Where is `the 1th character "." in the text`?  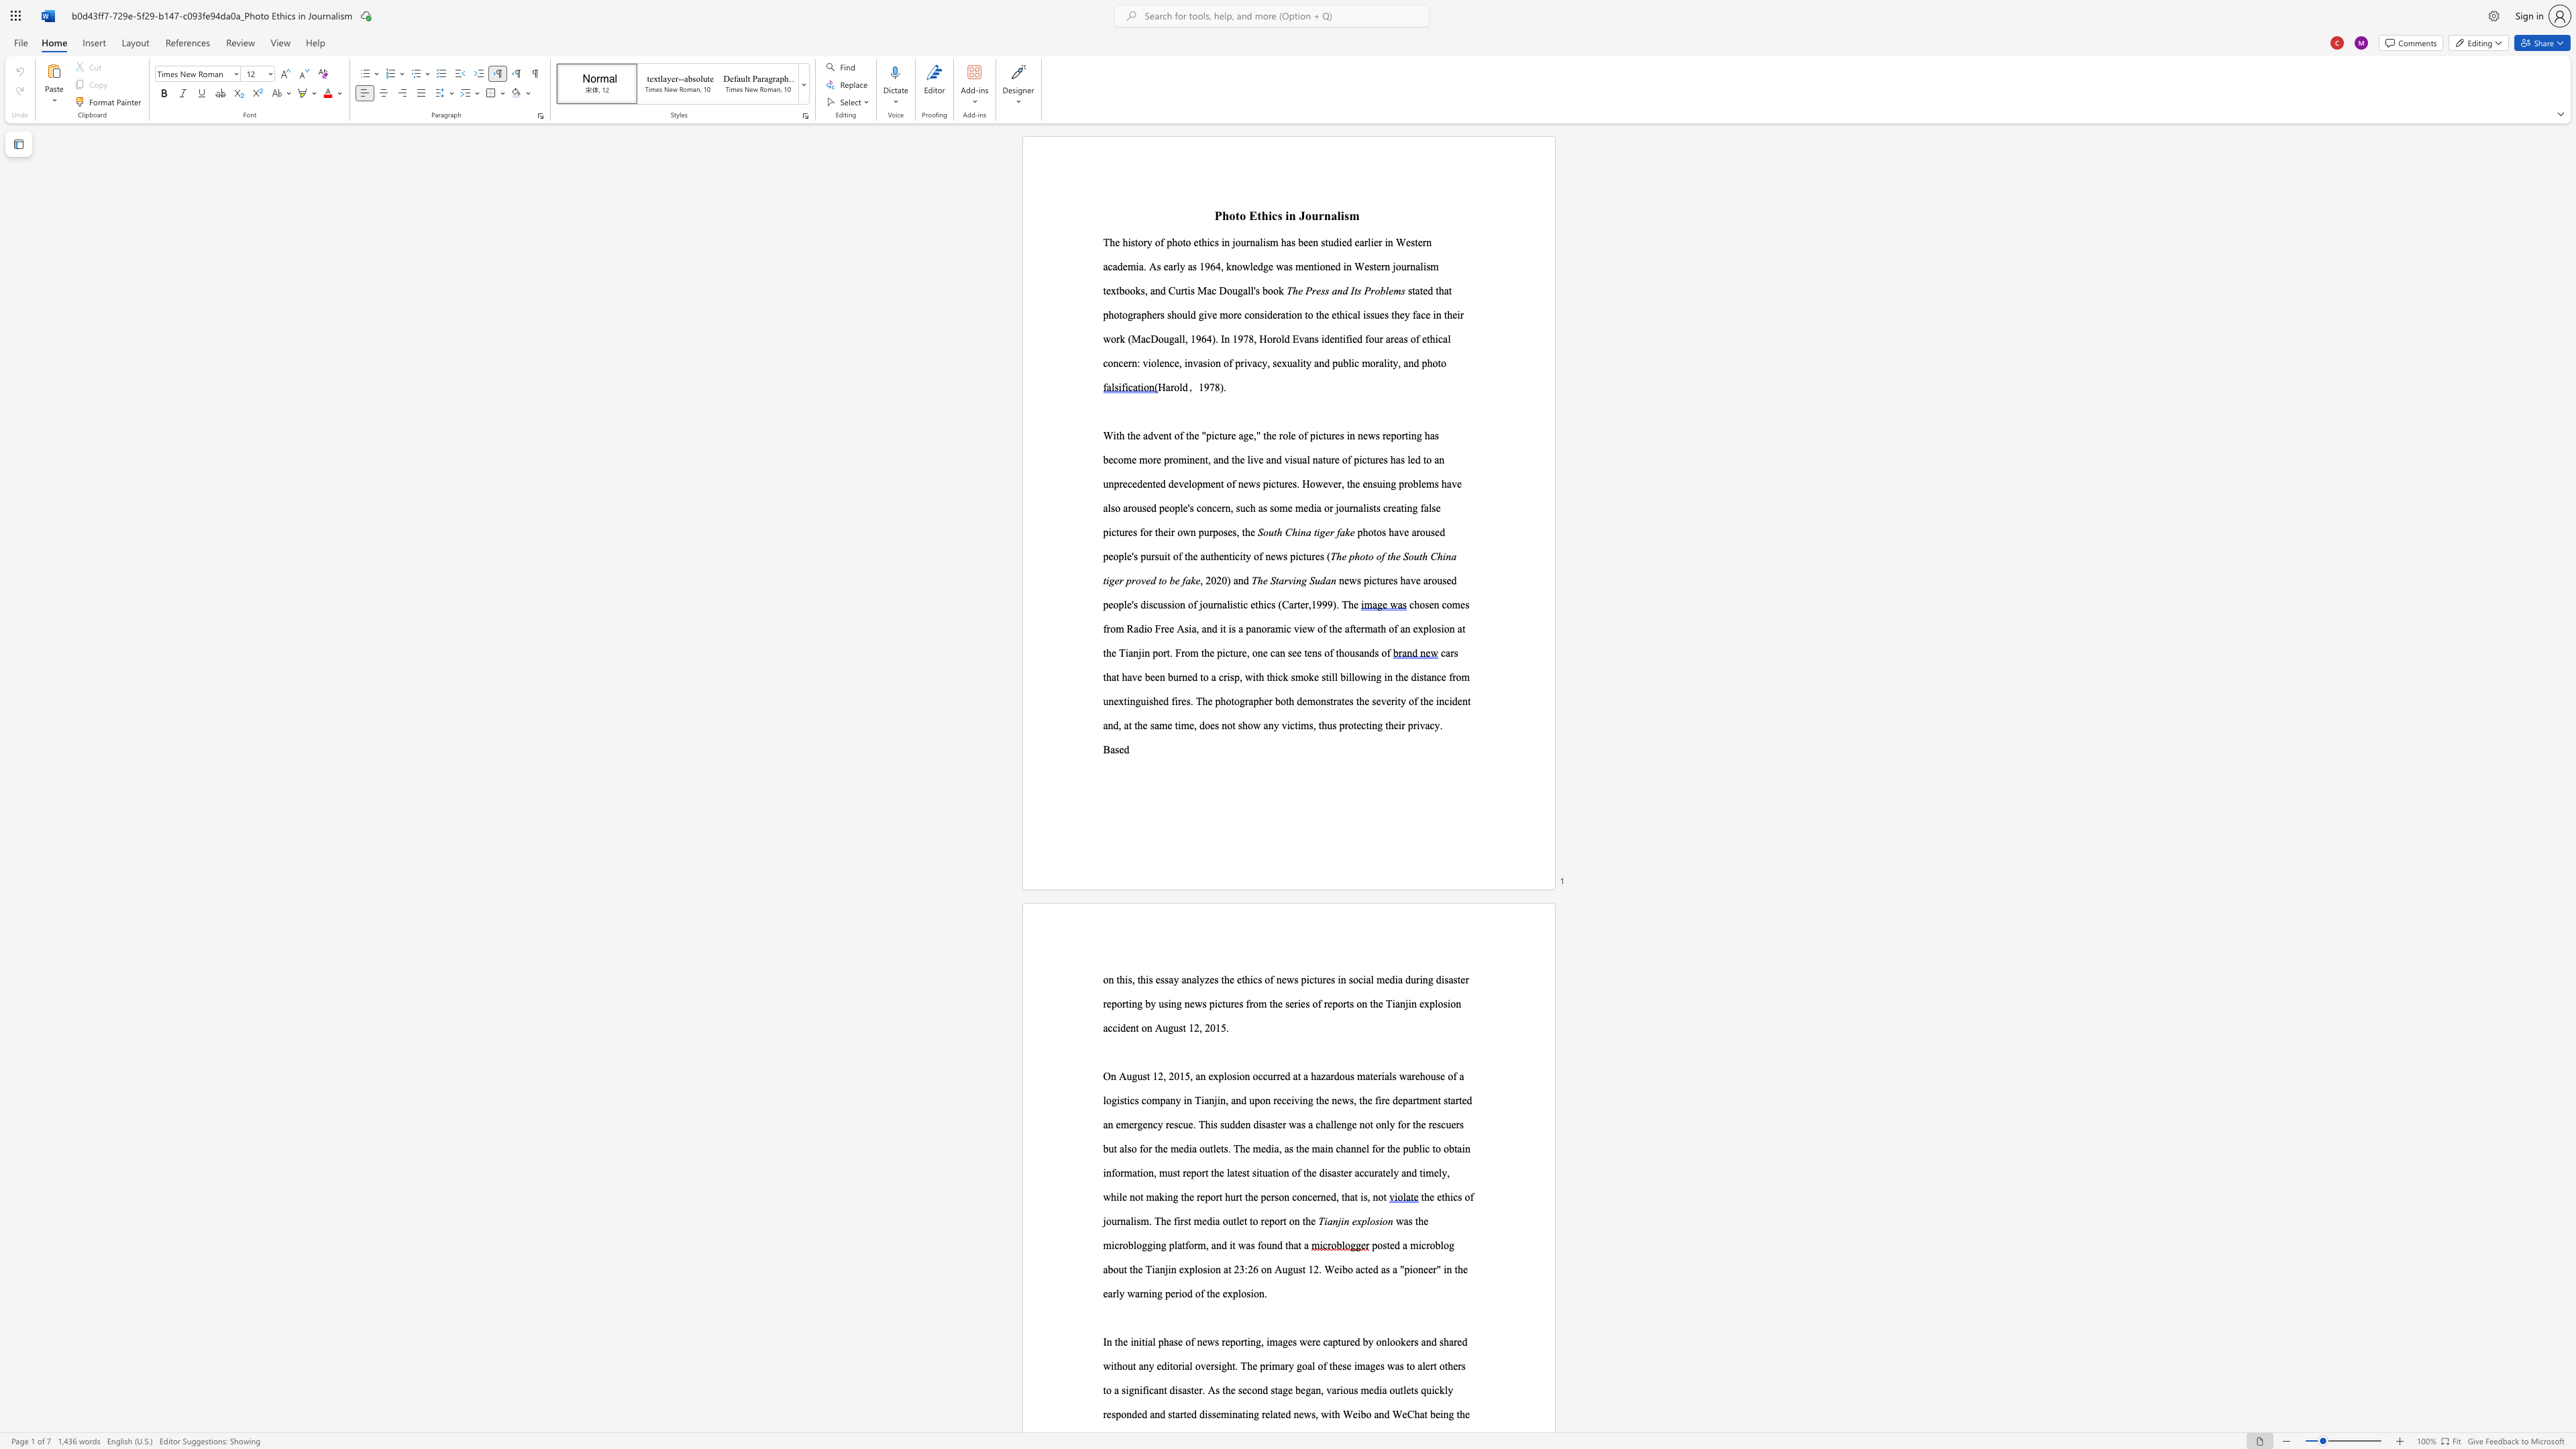
the 1th character "." in the text is located at coordinates (1224, 387).